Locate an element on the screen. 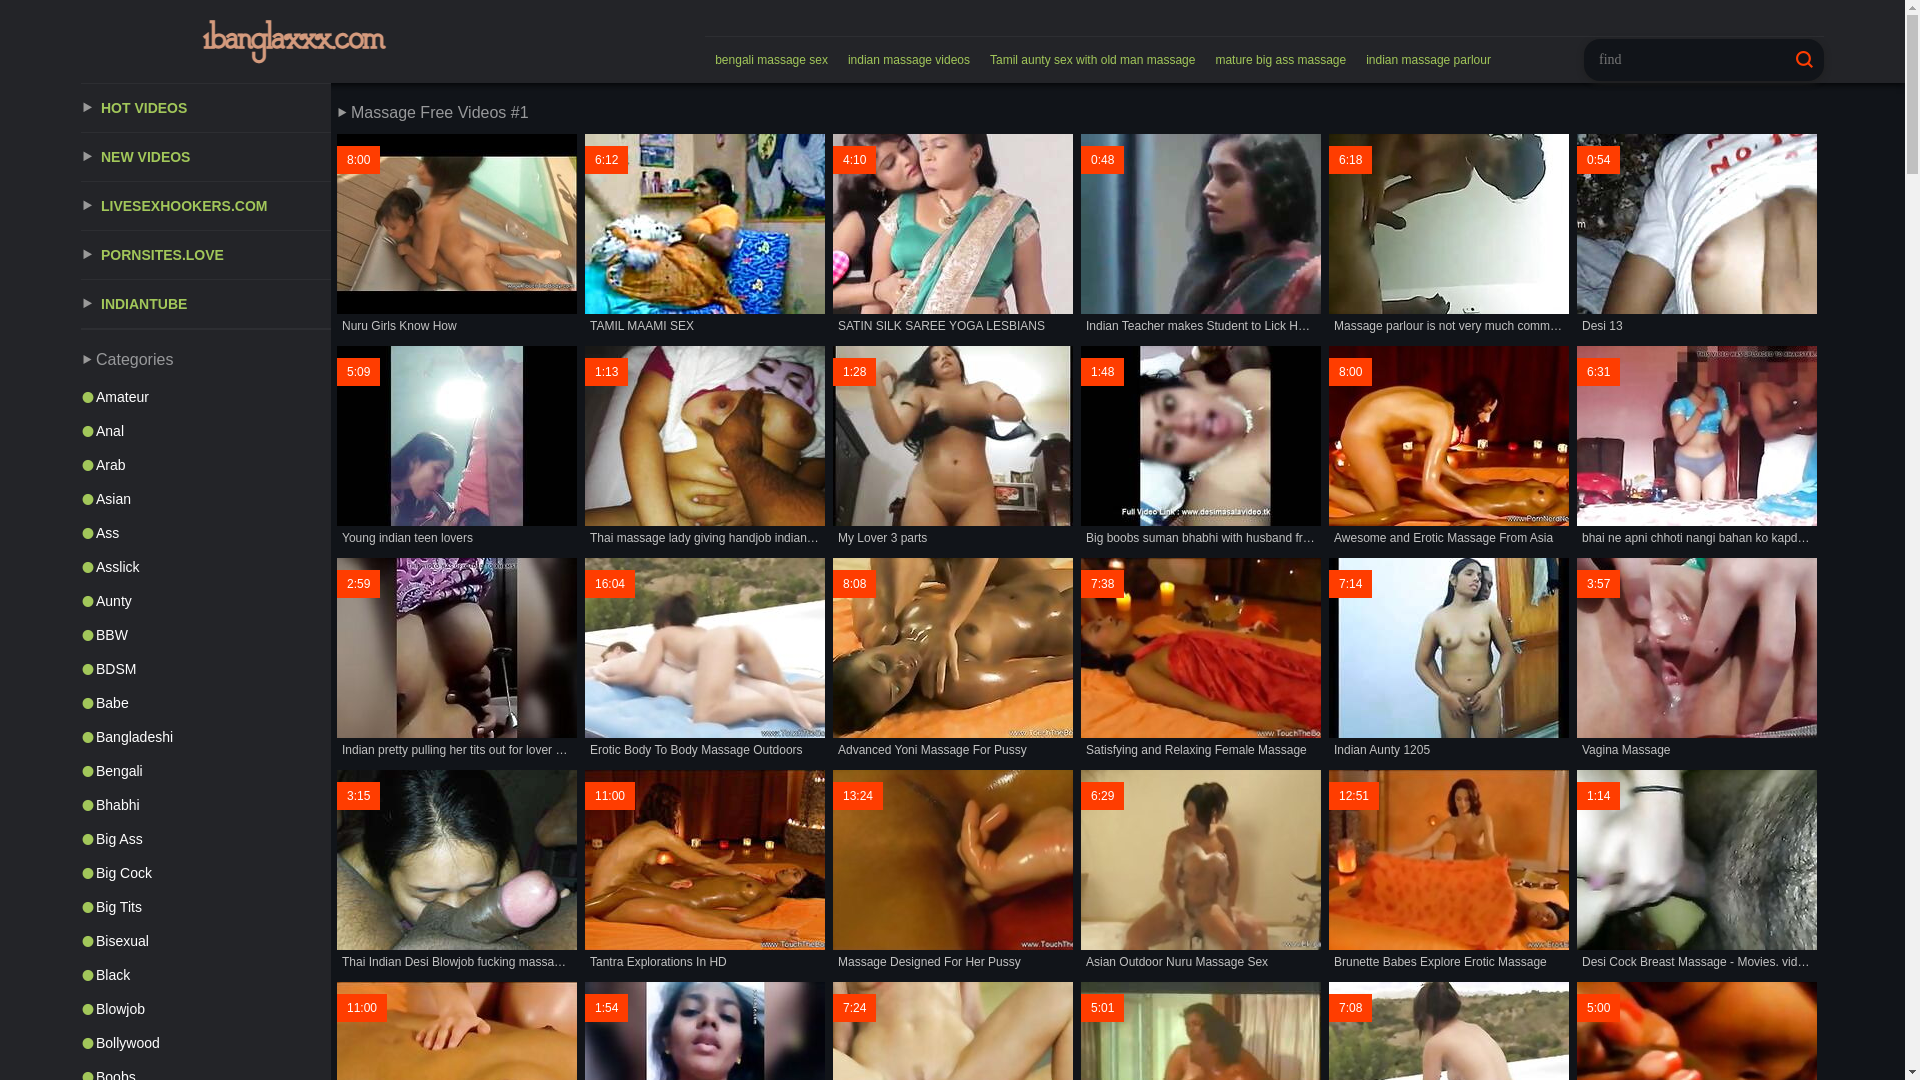 The width and height of the screenshot is (1920, 1080). 'mature big ass massage' is located at coordinates (1280, 59).